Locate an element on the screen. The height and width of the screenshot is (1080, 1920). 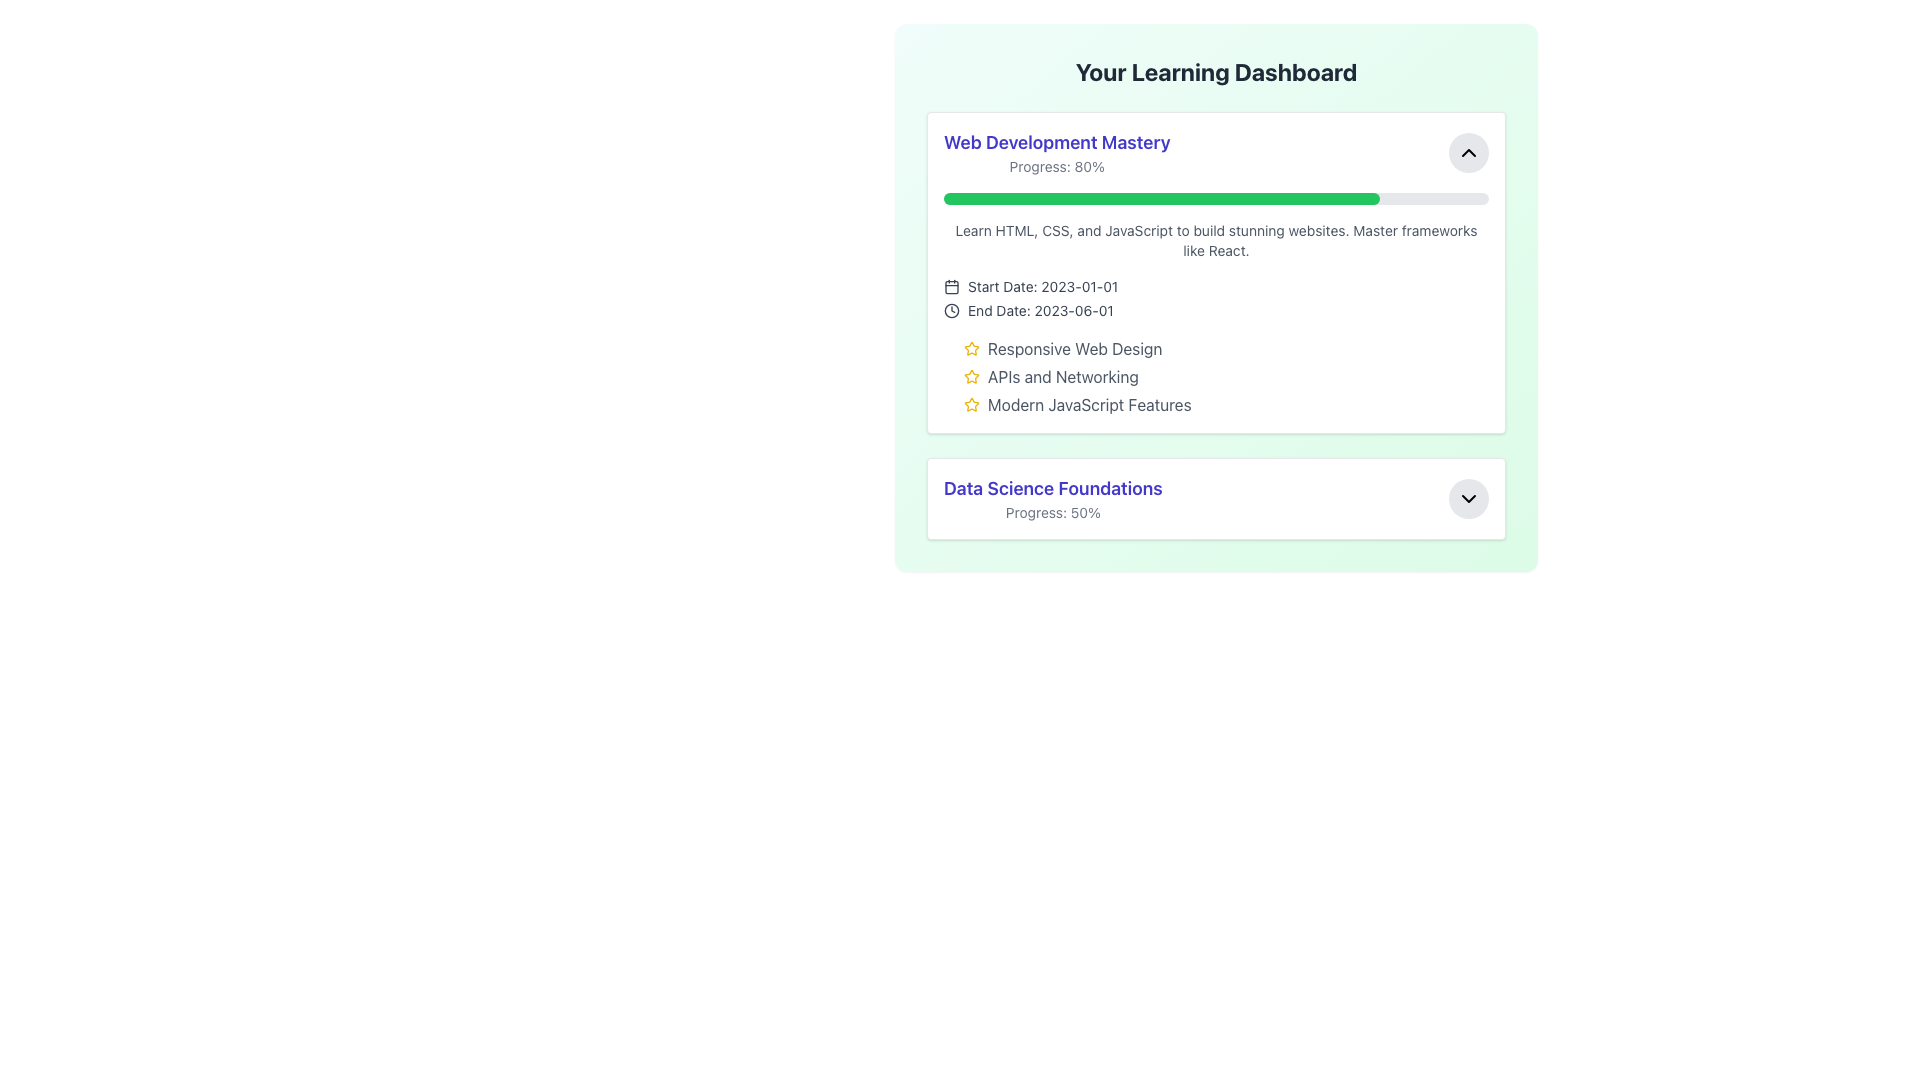
the golden-yellow star-shaped icon with a hollow interior, positioned to the left of the text 'Modern JavaScript Features' is located at coordinates (971, 405).